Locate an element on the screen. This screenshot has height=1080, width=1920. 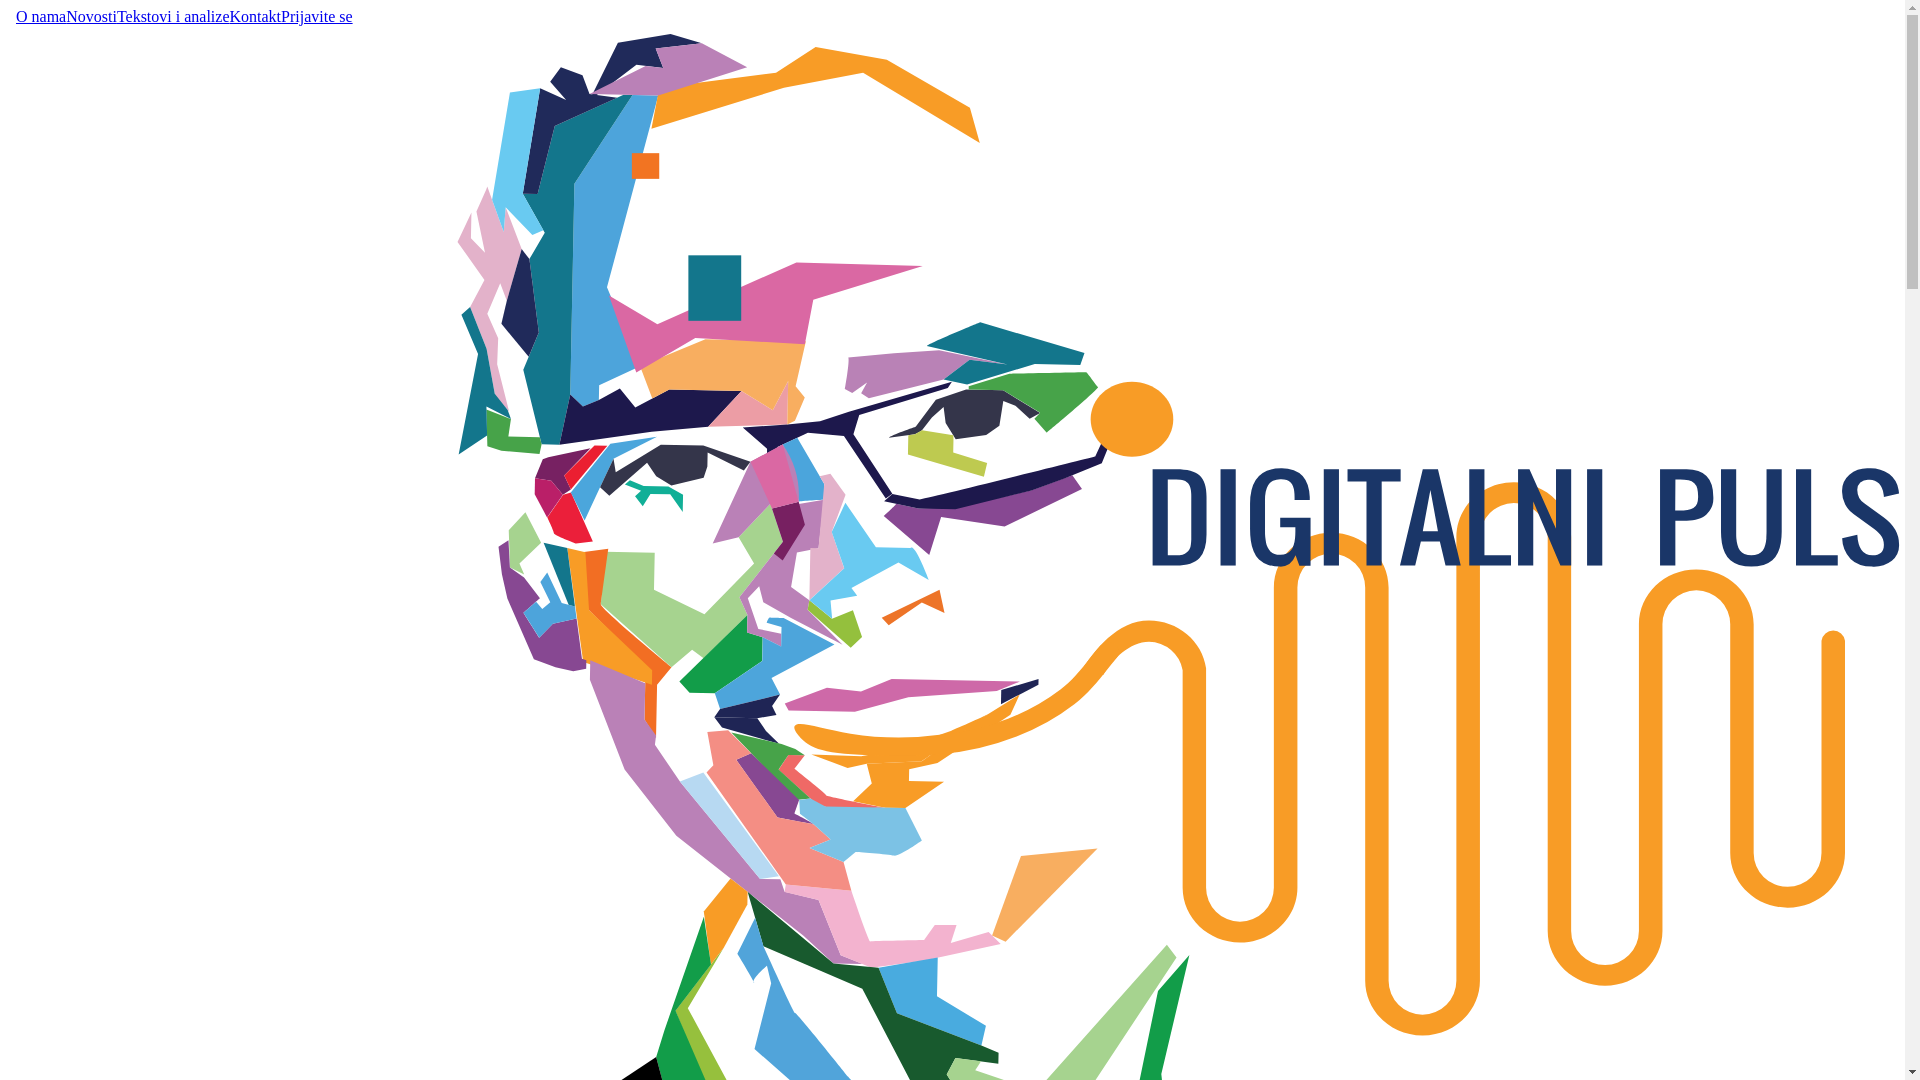
'O nama' is located at coordinates (41, 16).